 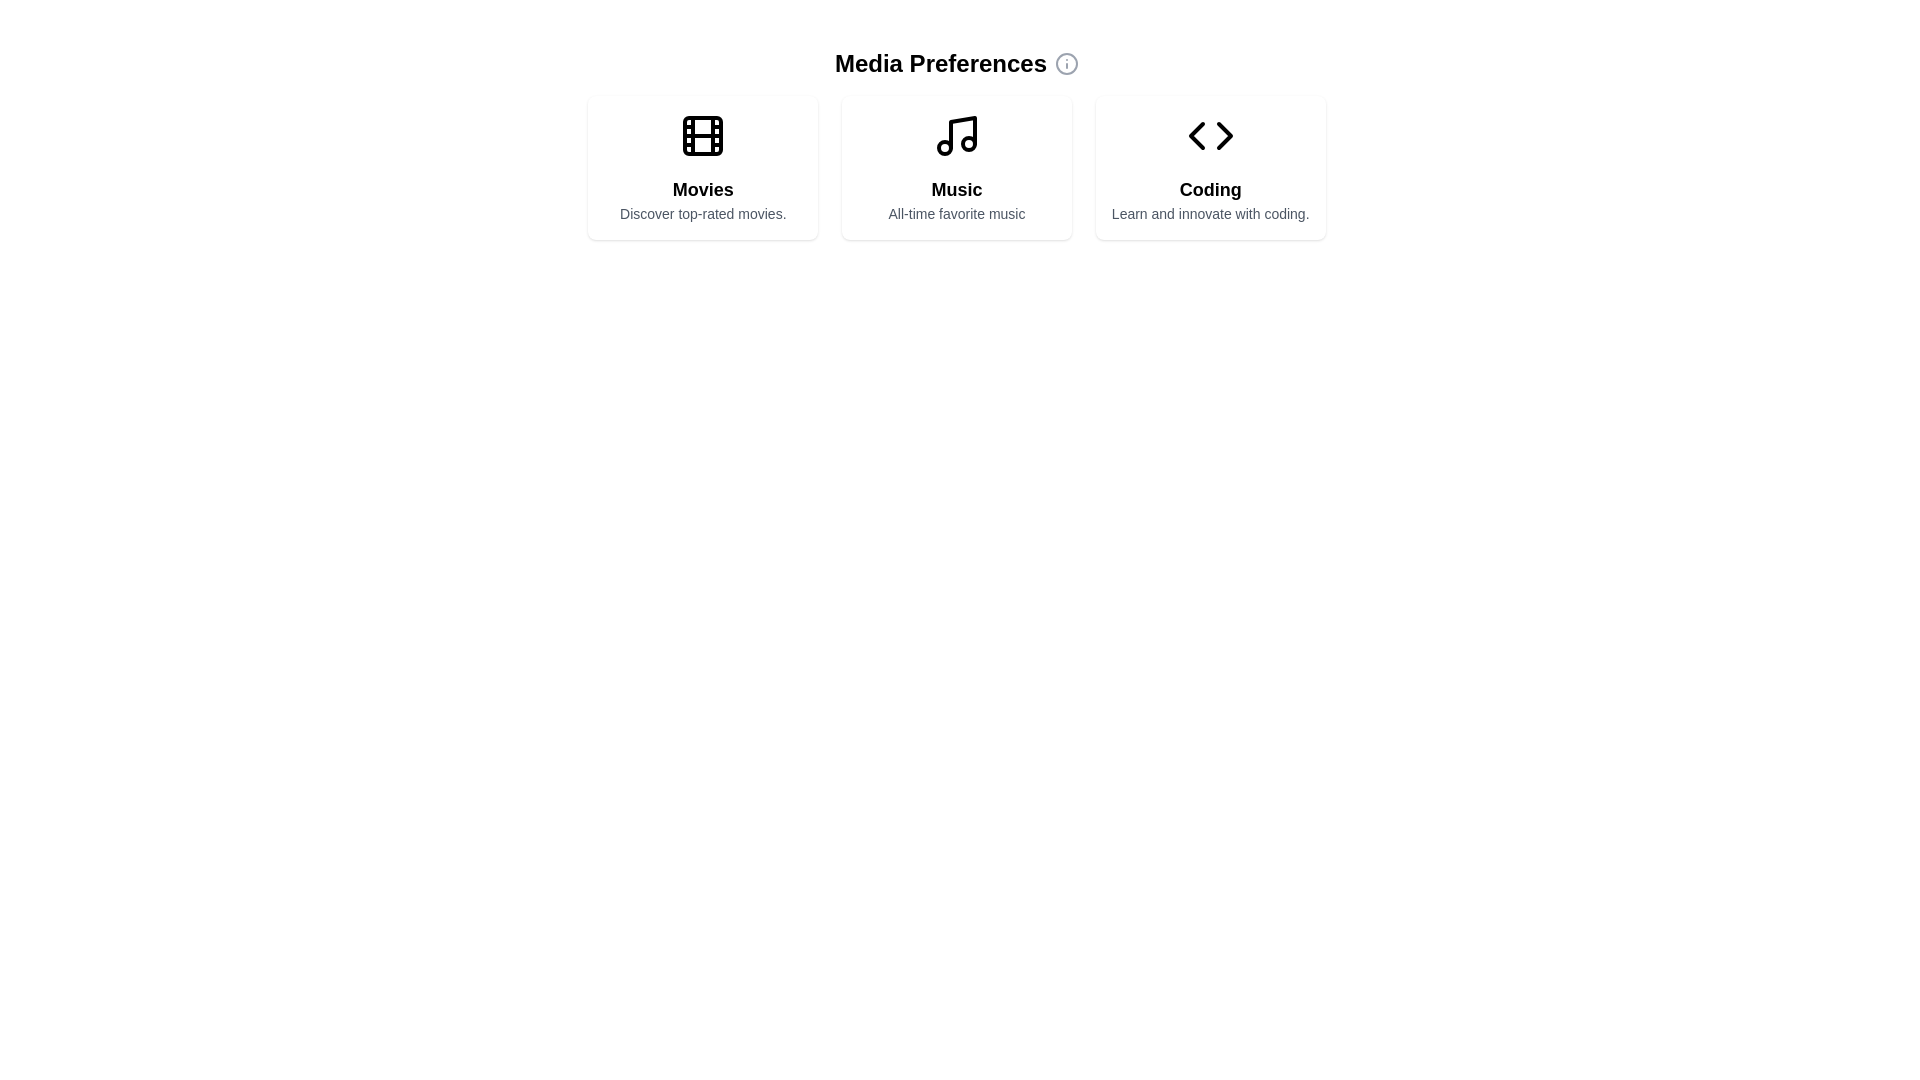 What do you see at coordinates (1209, 135) in the screenshot?
I see `the coding icon located at the top center of the third card under the 'Media Preferences' section, above the 'Coding' title and subtitle text` at bounding box center [1209, 135].